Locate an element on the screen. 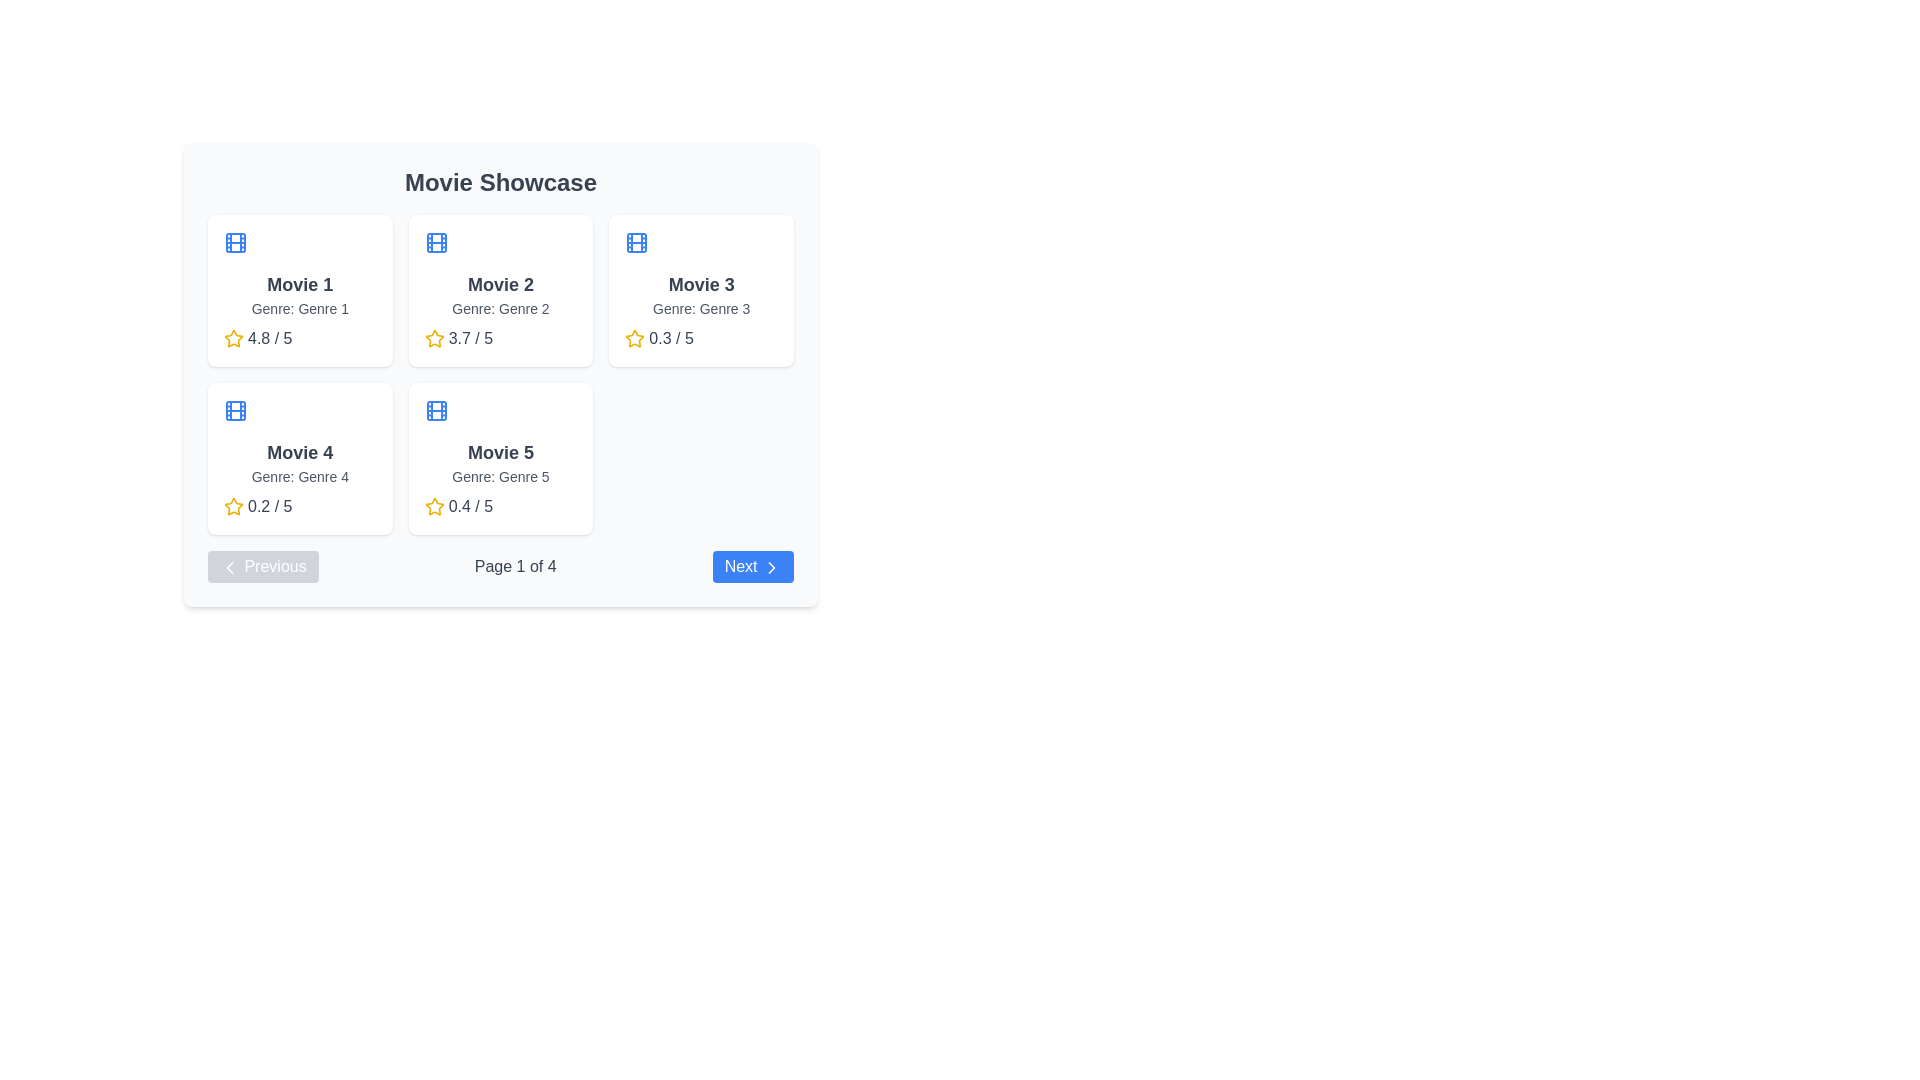  the text label displaying the numerical rating '0.3 / 5' located in the top-right item of the 'Movie Showcase' grid is located at coordinates (671, 338).